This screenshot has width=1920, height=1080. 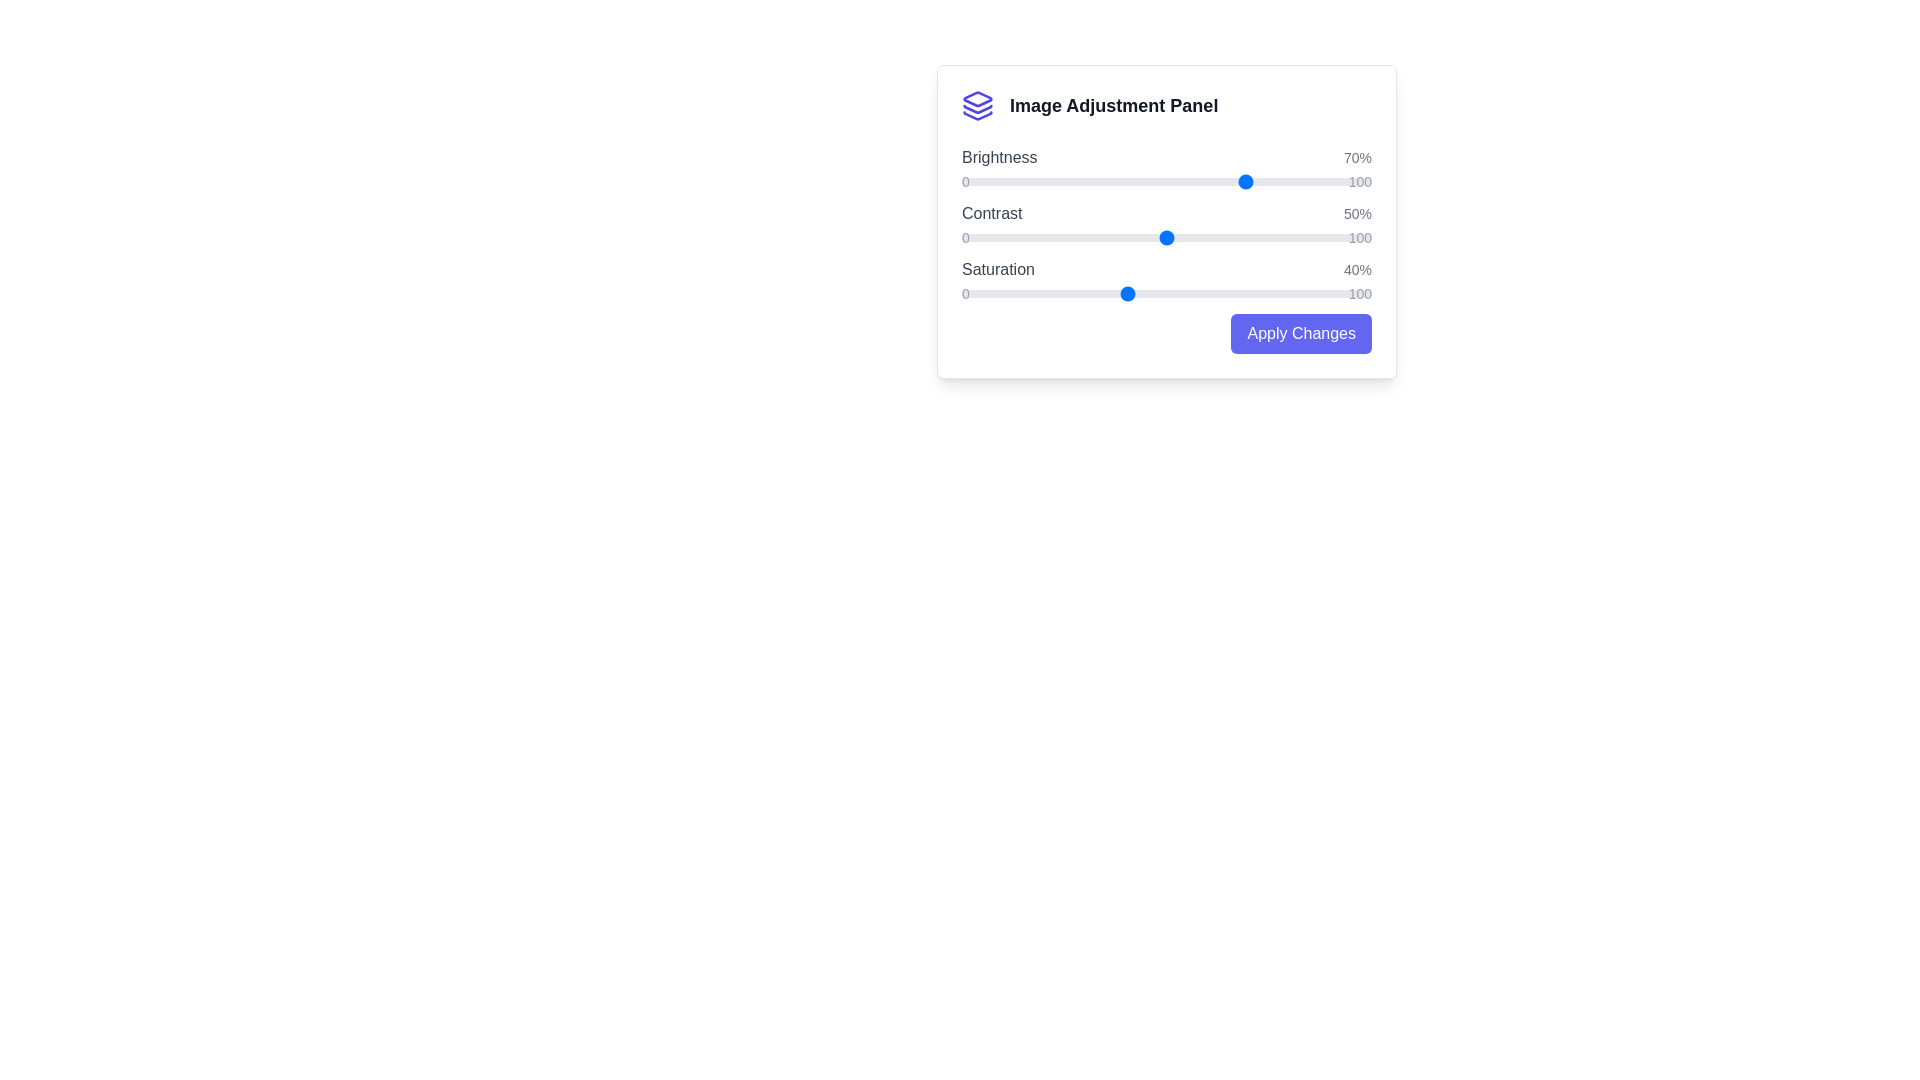 I want to click on the slider for contrast, so click(x=1166, y=237).